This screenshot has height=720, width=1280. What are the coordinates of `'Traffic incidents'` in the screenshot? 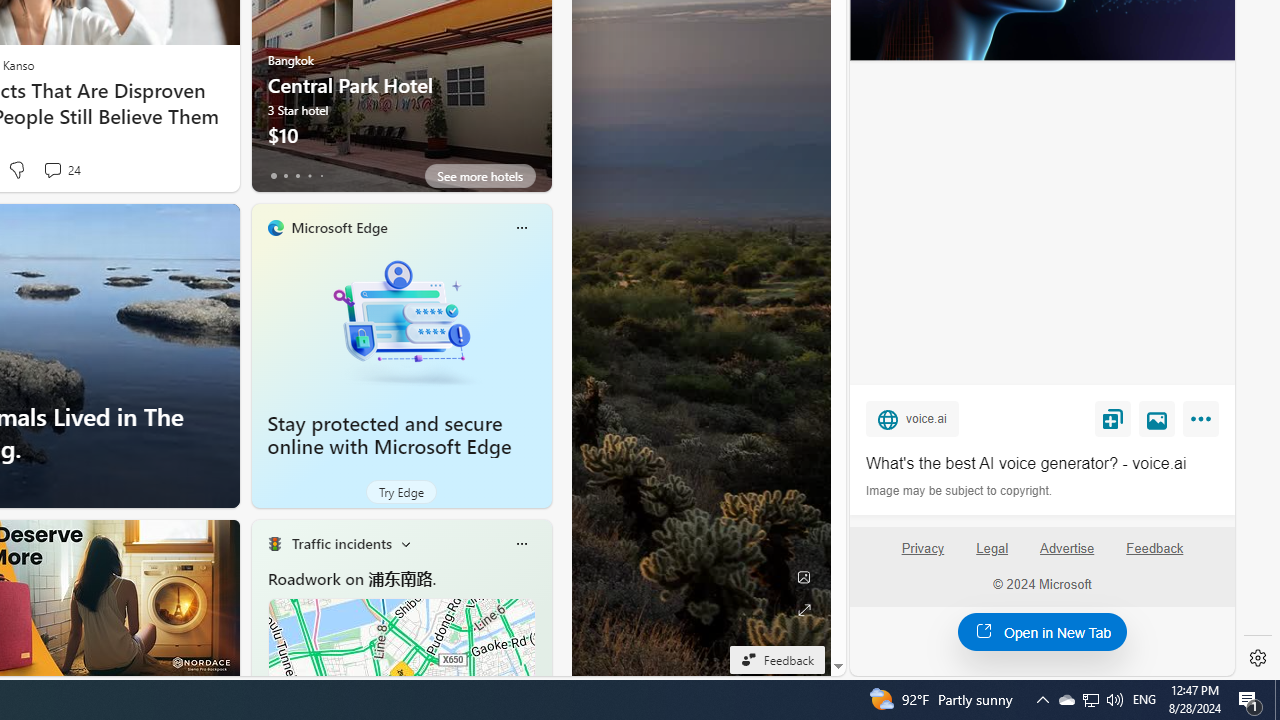 It's located at (341, 543).